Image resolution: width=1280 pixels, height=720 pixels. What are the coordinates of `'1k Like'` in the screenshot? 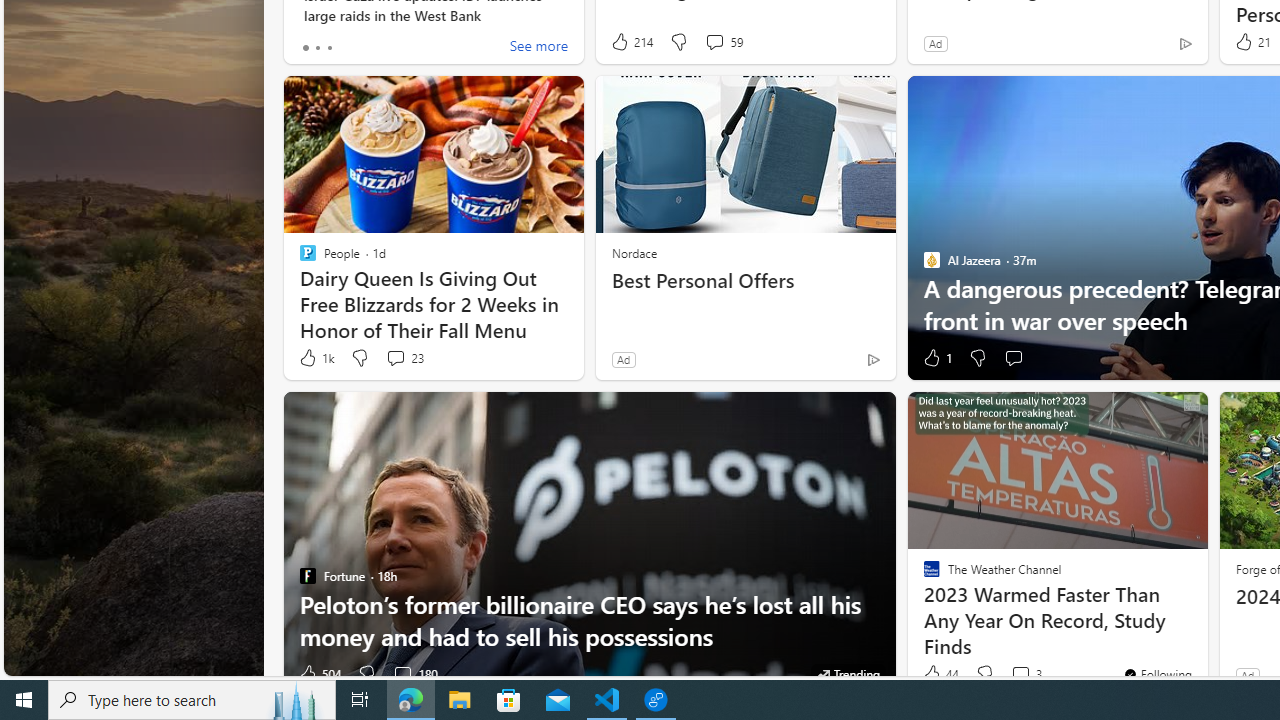 It's located at (314, 357).